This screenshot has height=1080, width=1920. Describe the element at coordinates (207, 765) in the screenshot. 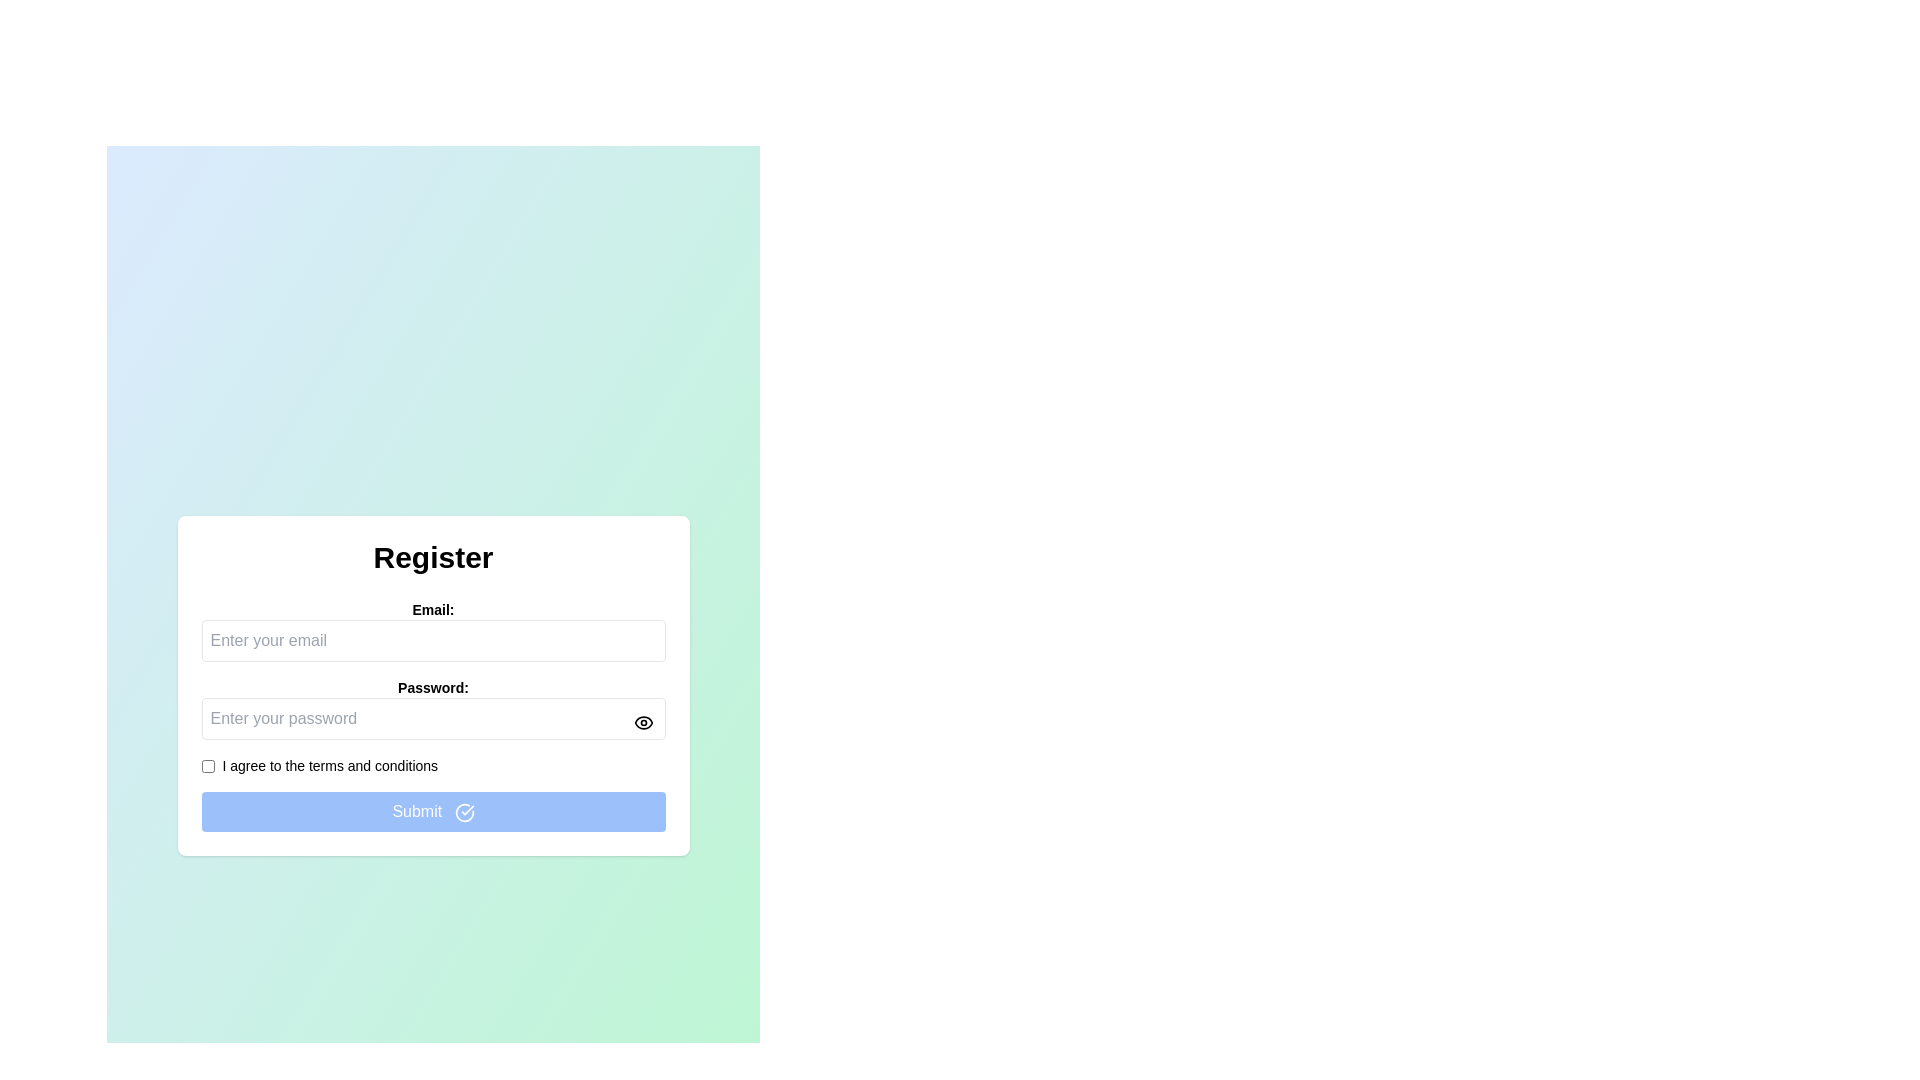

I see `the checkbox to uncheck it, which is positioned to the left of the text 'I agree to the terms and conditions'` at that location.